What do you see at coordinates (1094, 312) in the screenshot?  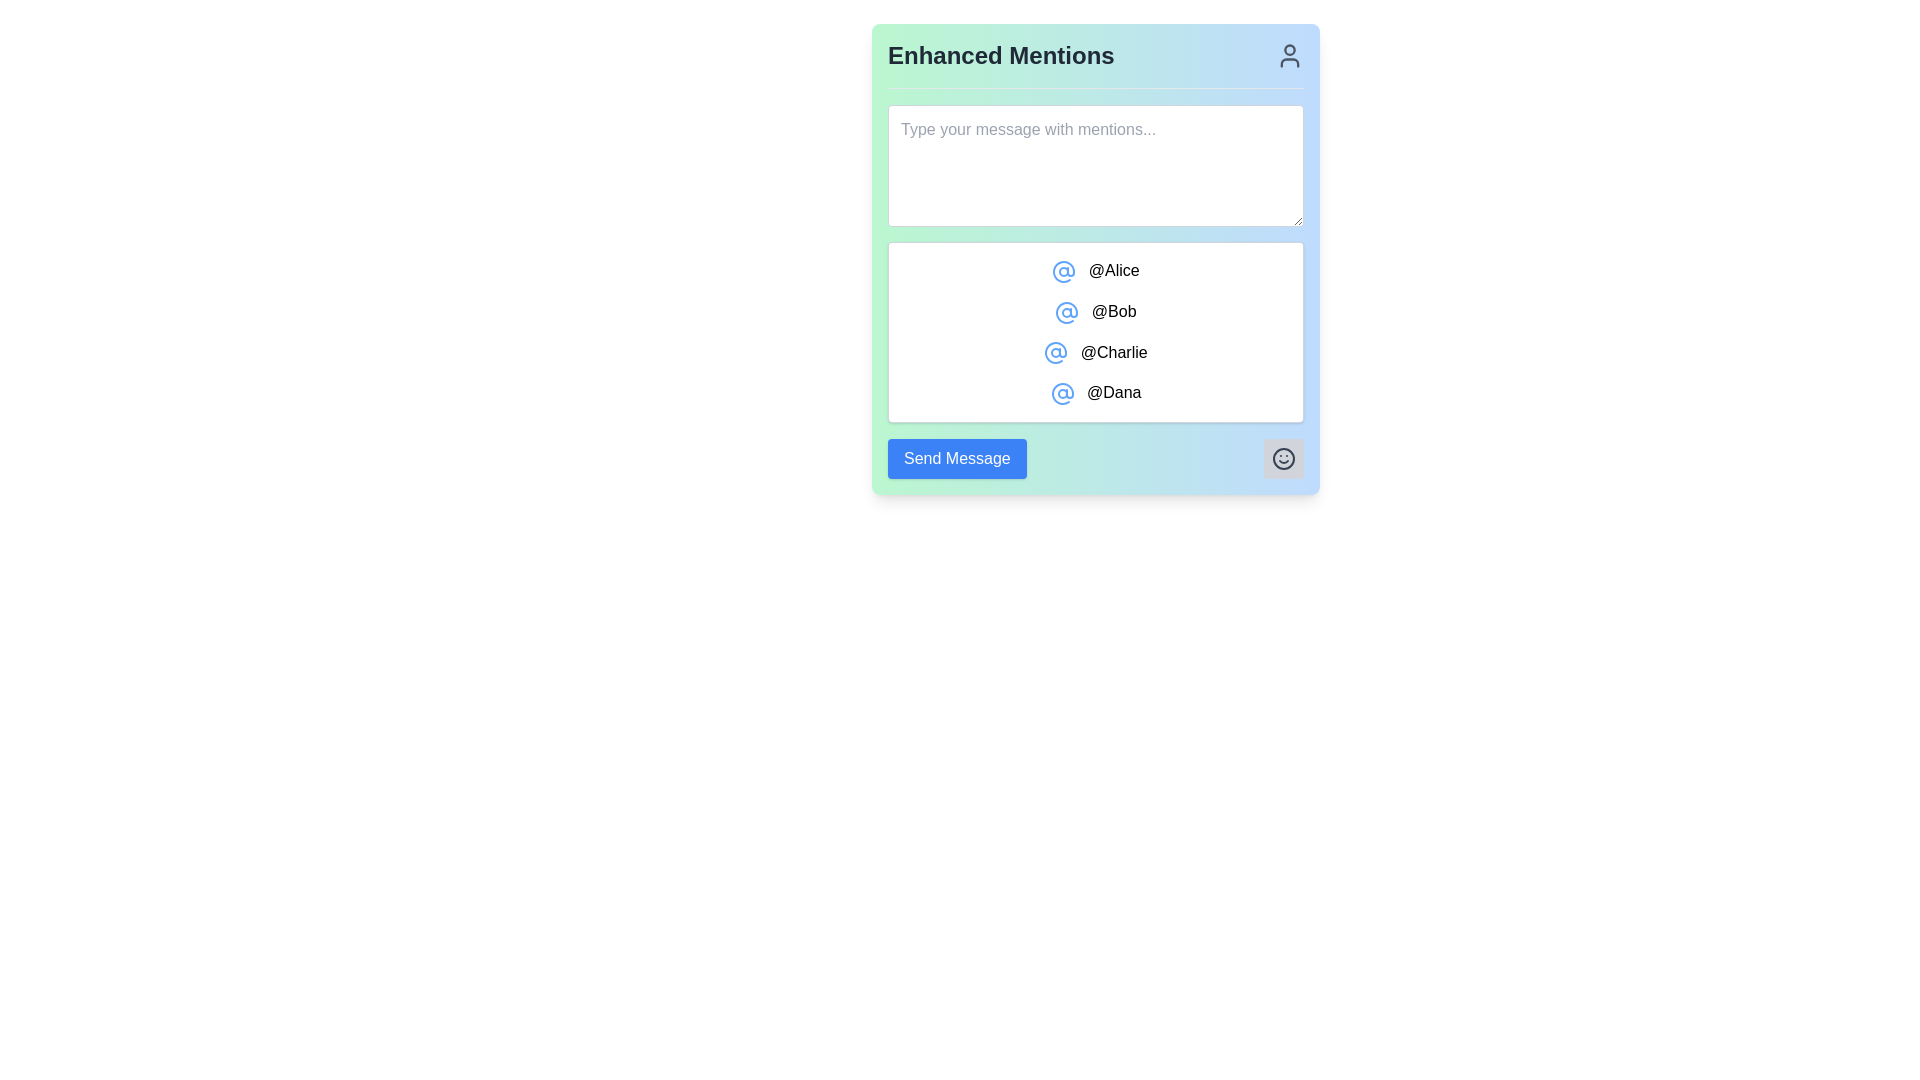 I see `the selectable user mention option for 'Bob' in the dropdown list, which is the second item below '@Alice' and above '@Charlie'` at bounding box center [1094, 312].